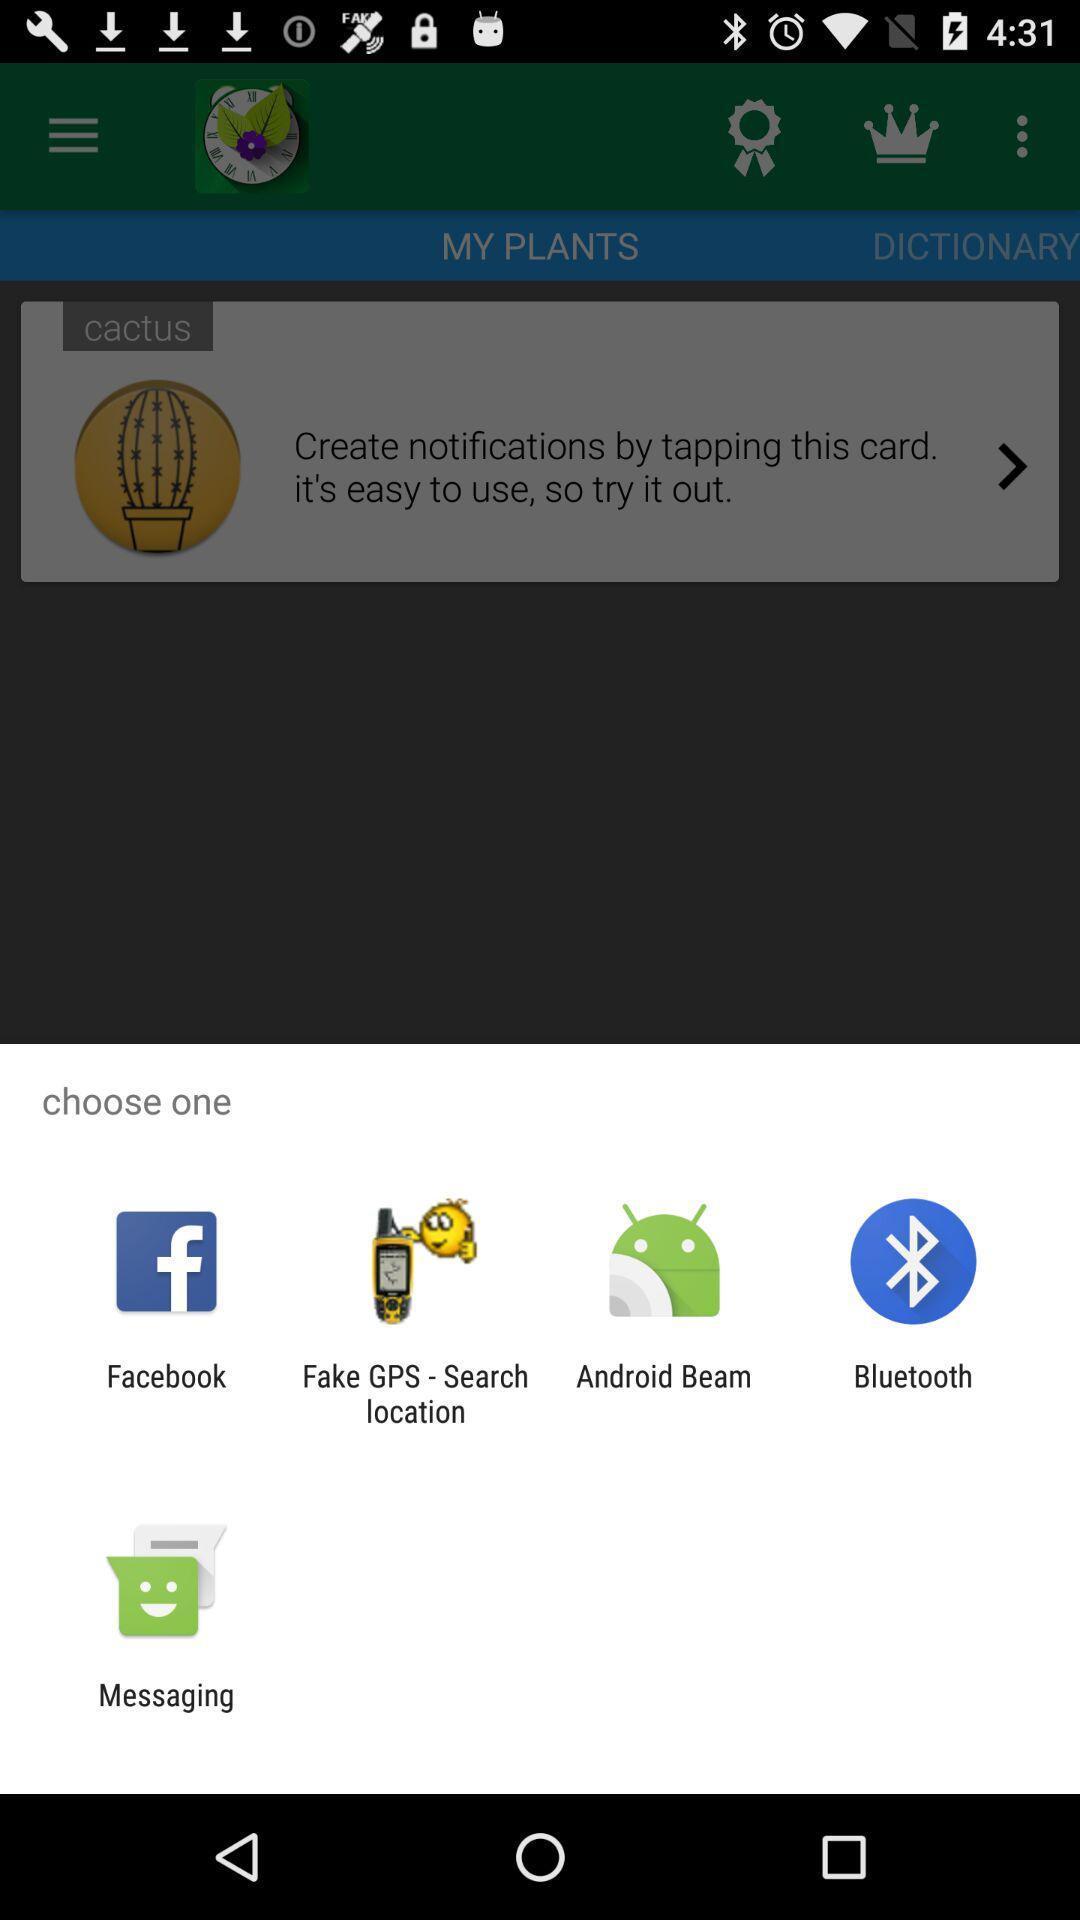  What do you see at coordinates (664, 1392) in the screenshot?
I see `the item to the left of the bluetooth app` at bounding box center [664, 1392].